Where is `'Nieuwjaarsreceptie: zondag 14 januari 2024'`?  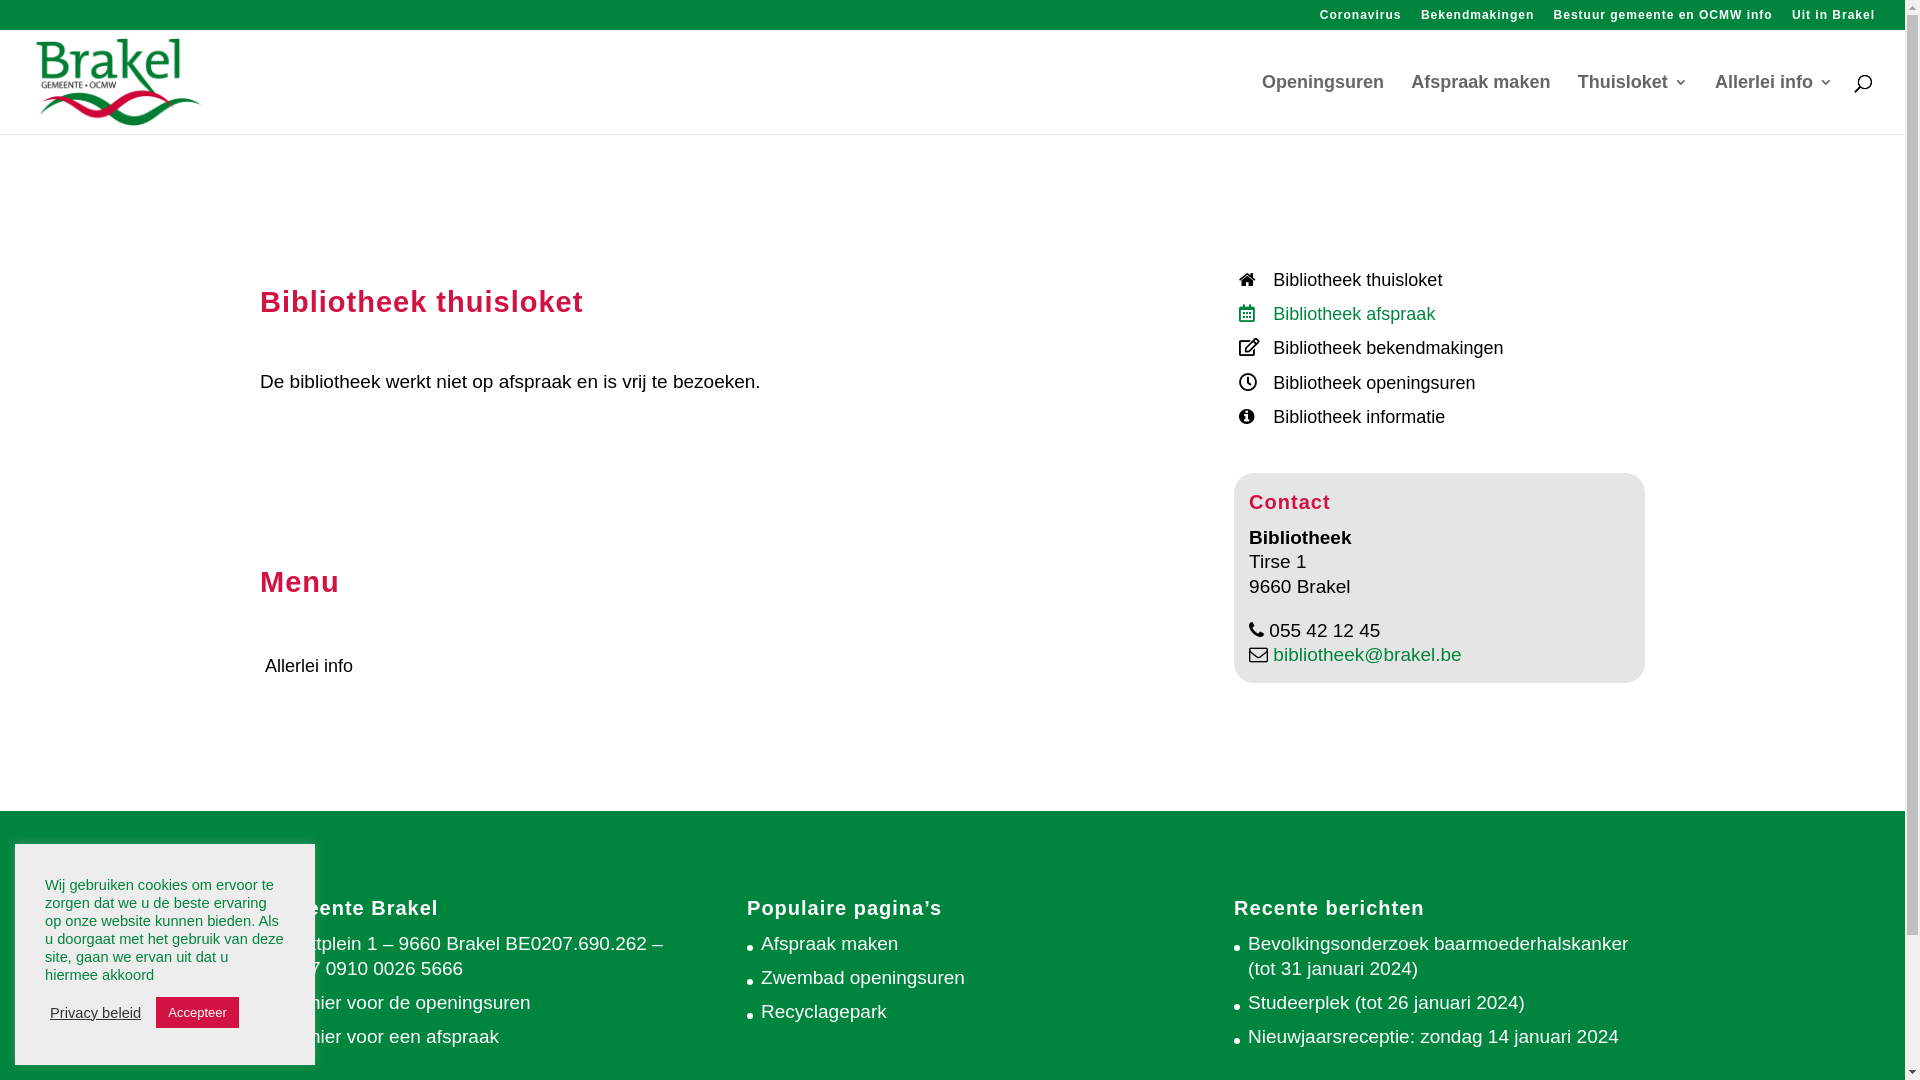
'Nieuwjaarsreceptie: zondag 14 januari 2024' is located at coordinates (1432, 1035).